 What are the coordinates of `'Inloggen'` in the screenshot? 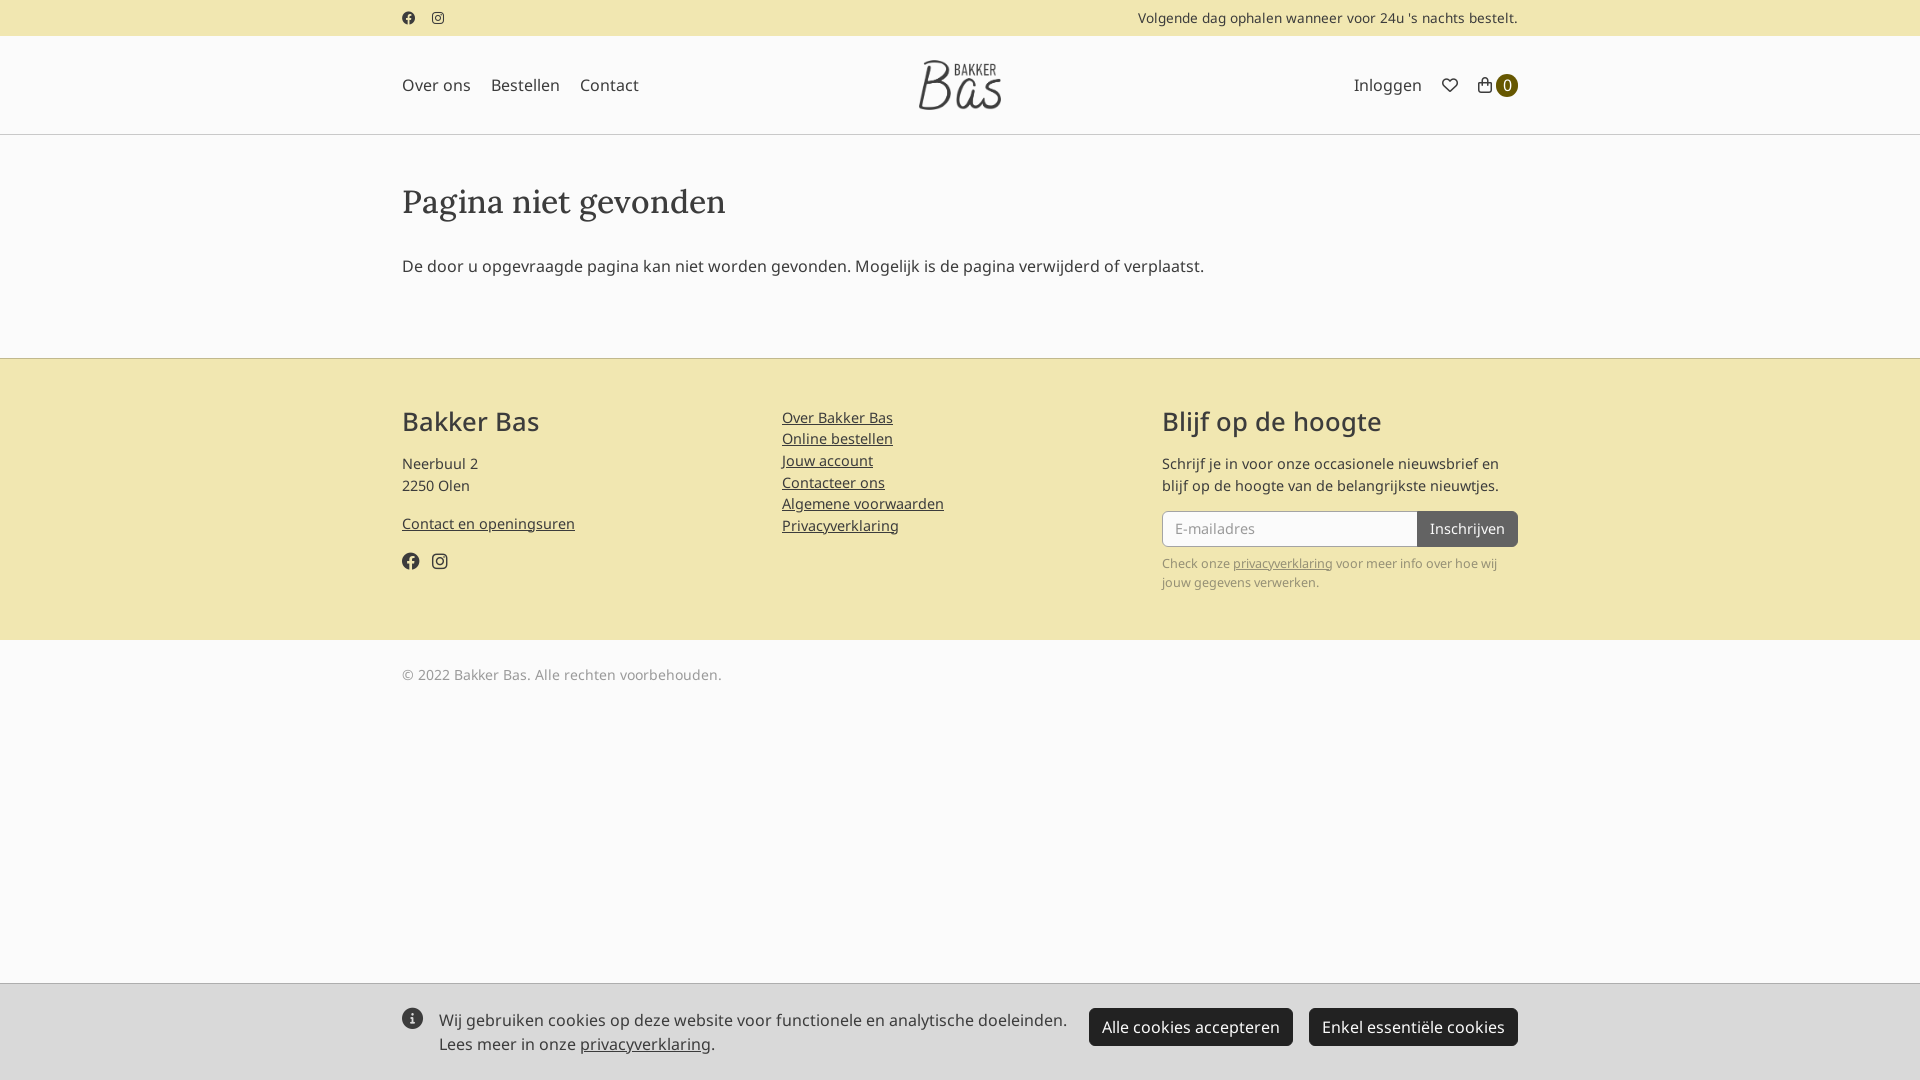 It's located at (1386, 83).